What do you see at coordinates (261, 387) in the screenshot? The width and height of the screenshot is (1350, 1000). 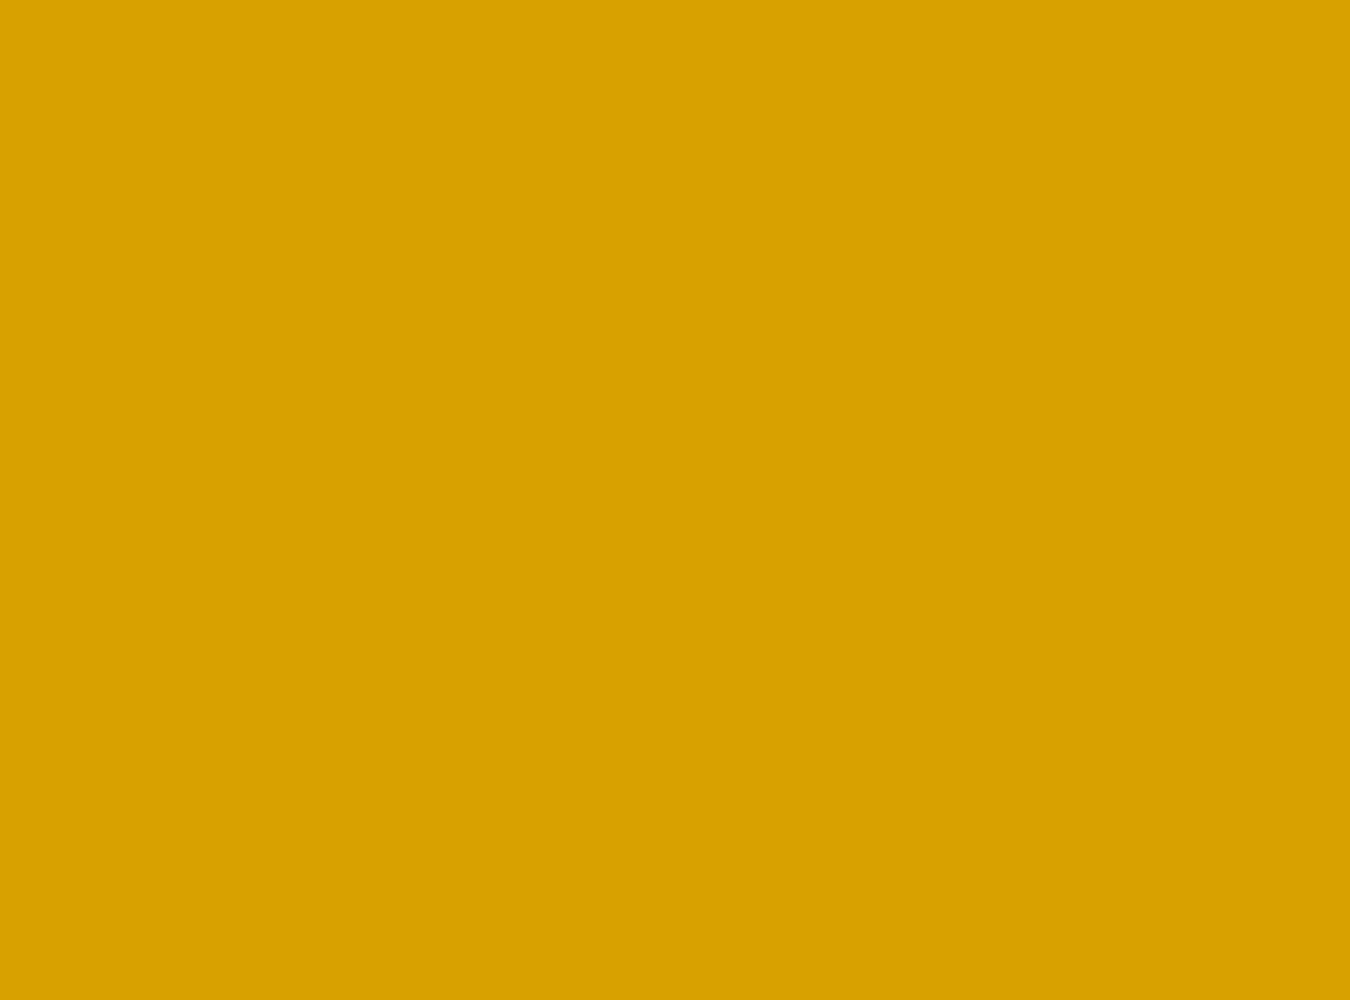 I see `'Salad'` at bounding box center [261, 387].